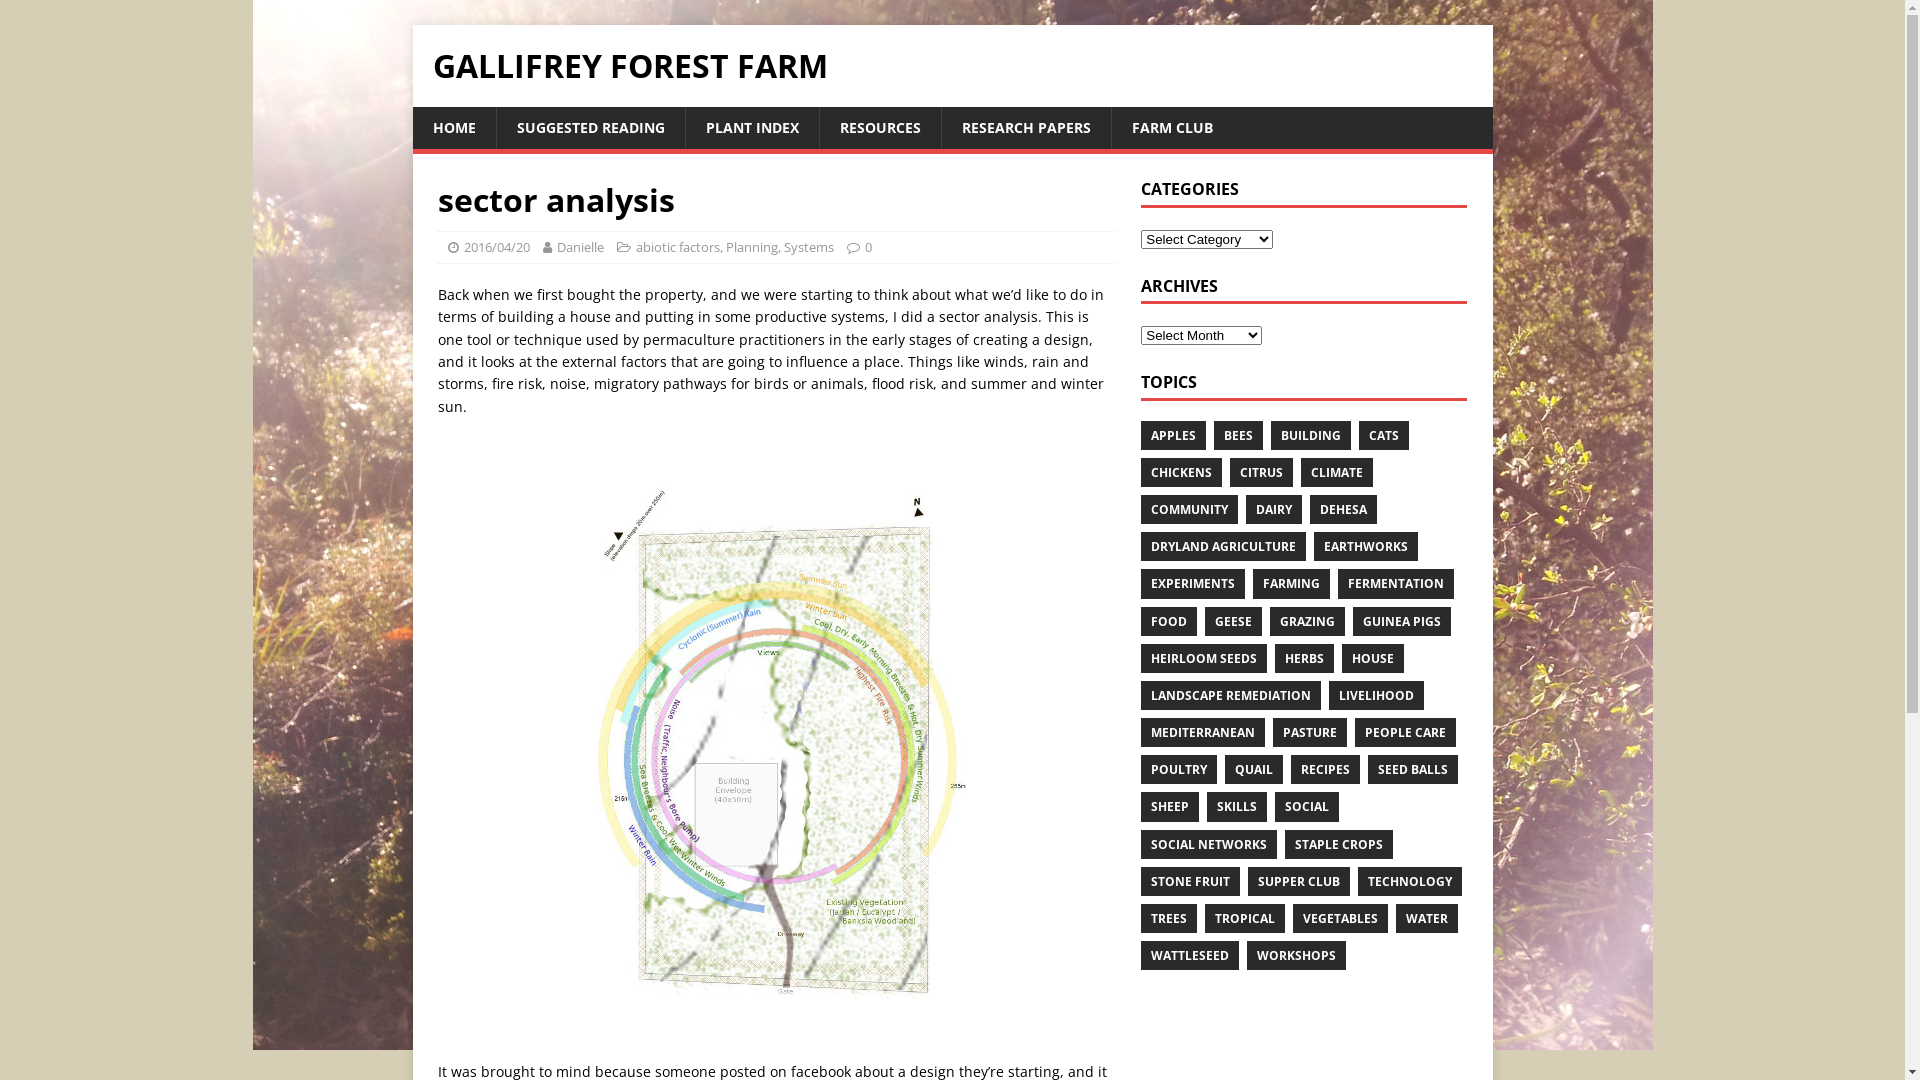 The width and height of the screenshot is (1920, 1080). I want to click on 'DRYLAND AGRICULTURE', so click(1222, 546).